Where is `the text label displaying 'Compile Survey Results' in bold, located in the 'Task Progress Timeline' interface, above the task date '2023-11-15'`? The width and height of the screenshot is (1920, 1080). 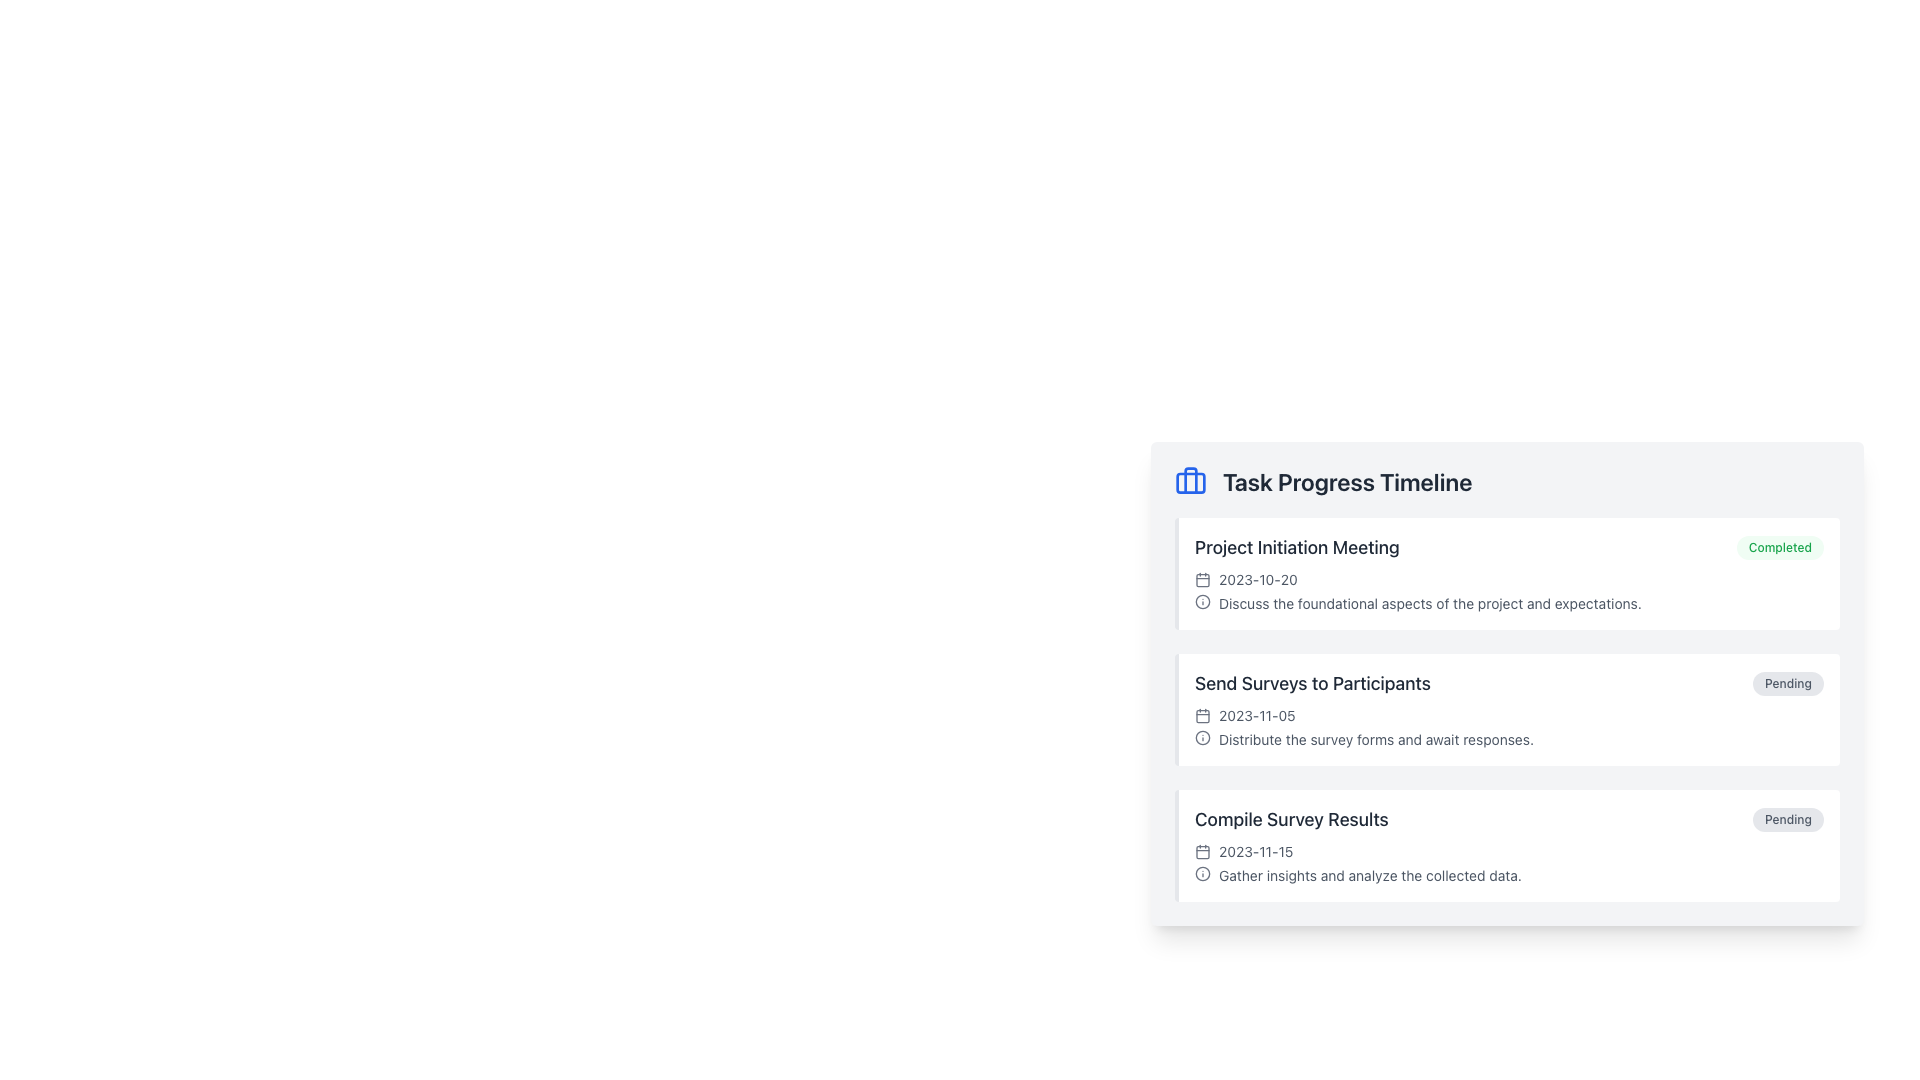
the text label displaying 'Compile Survey Results' in bold, located in the 'Task Progress Timeline' interface, above the task date '2023-11-15' is located at coordinates (1291, 820).